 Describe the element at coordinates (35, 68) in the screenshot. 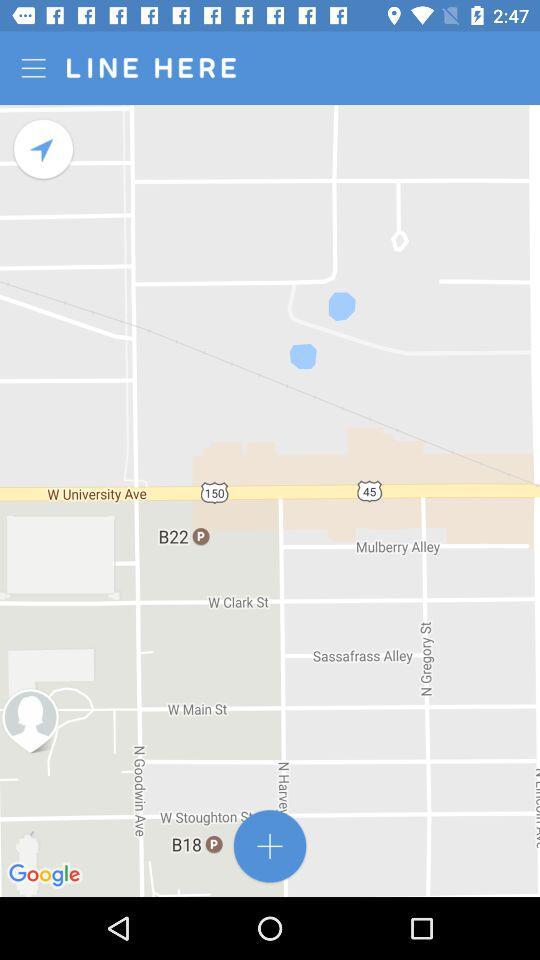

I see `menu` at that location.